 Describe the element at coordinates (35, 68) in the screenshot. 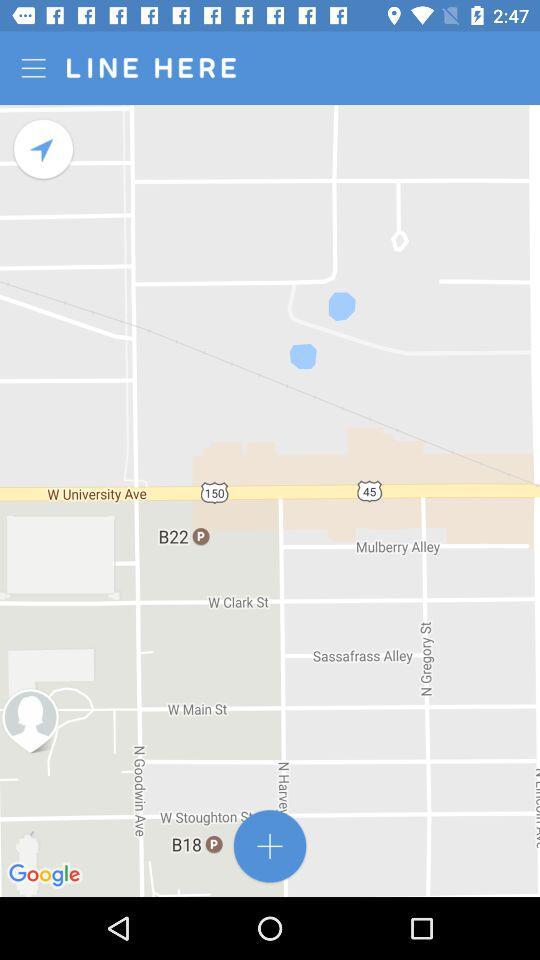

I see `menu` at that location.